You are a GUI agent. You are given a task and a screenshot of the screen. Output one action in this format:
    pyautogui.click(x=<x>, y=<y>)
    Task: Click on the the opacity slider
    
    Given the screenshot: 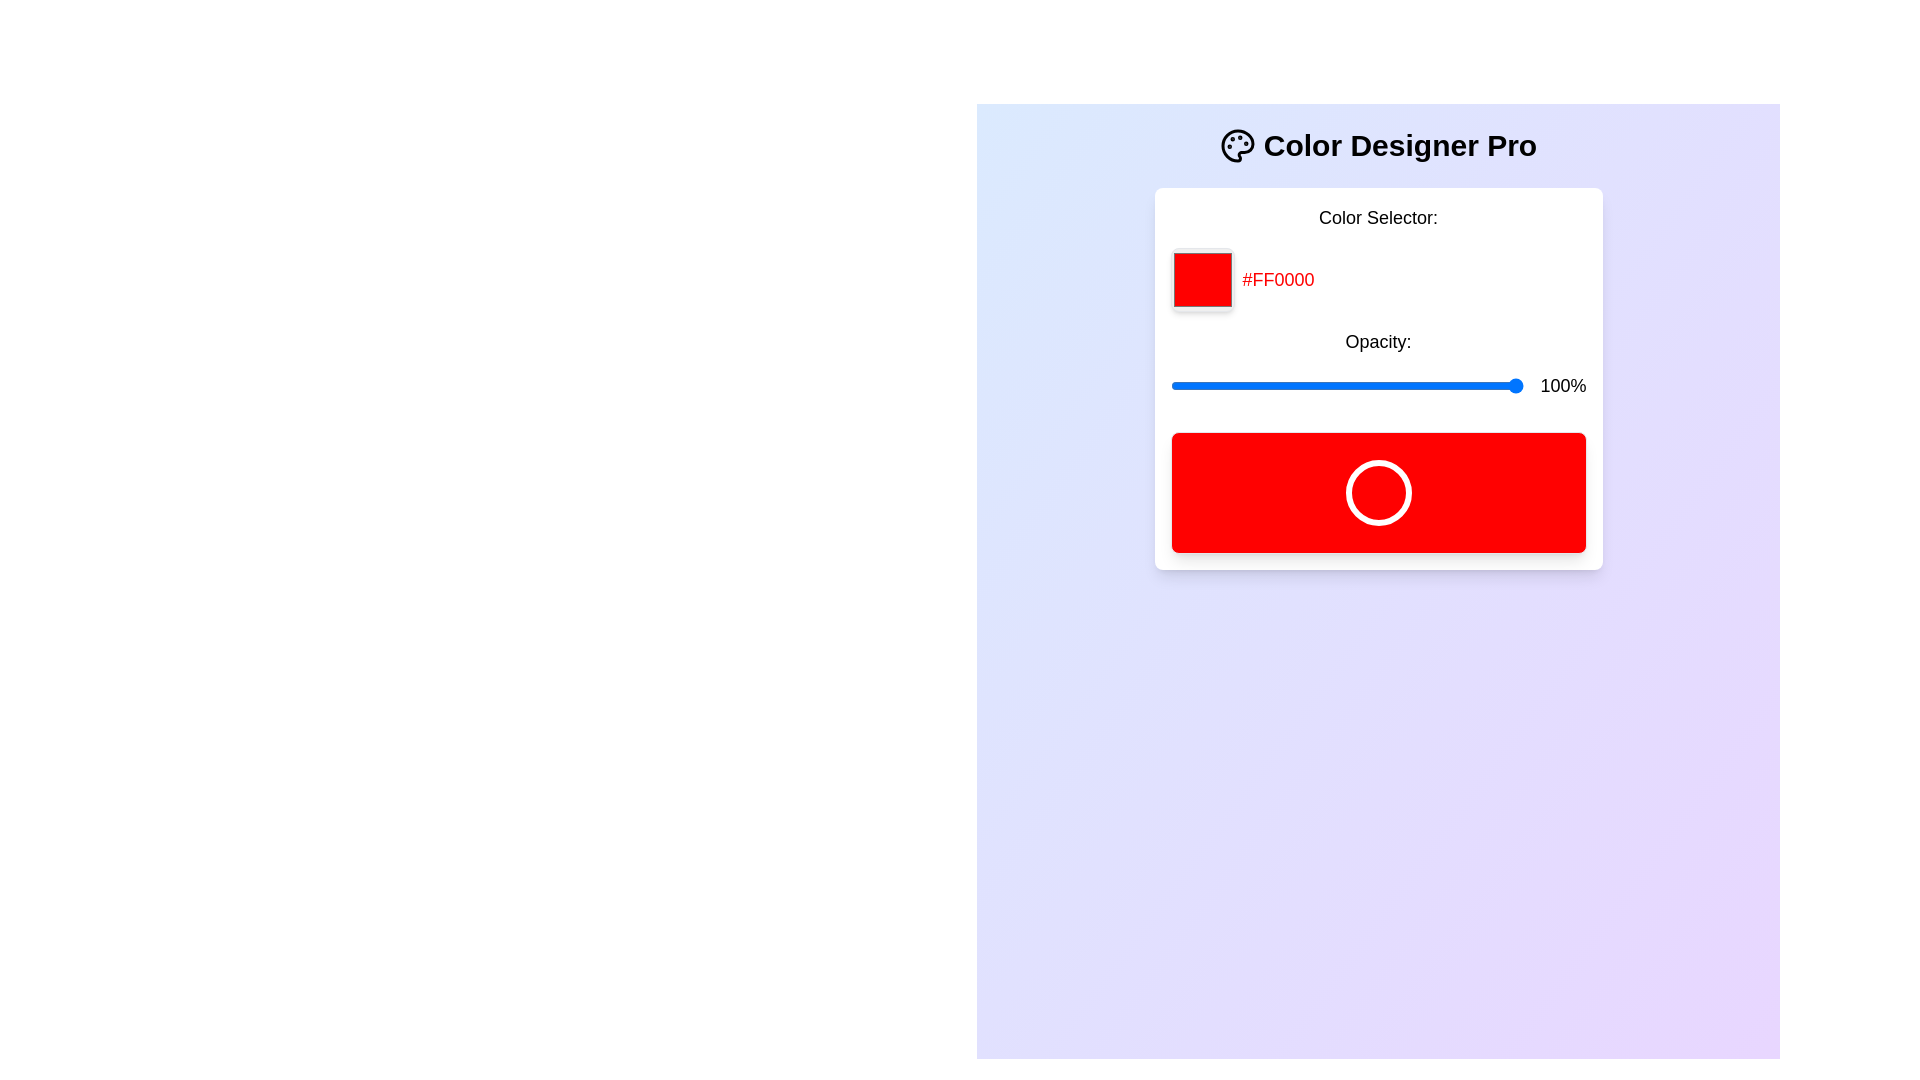 What is the action you would take?
    pyautogui.click(x=1280, y=385)
    